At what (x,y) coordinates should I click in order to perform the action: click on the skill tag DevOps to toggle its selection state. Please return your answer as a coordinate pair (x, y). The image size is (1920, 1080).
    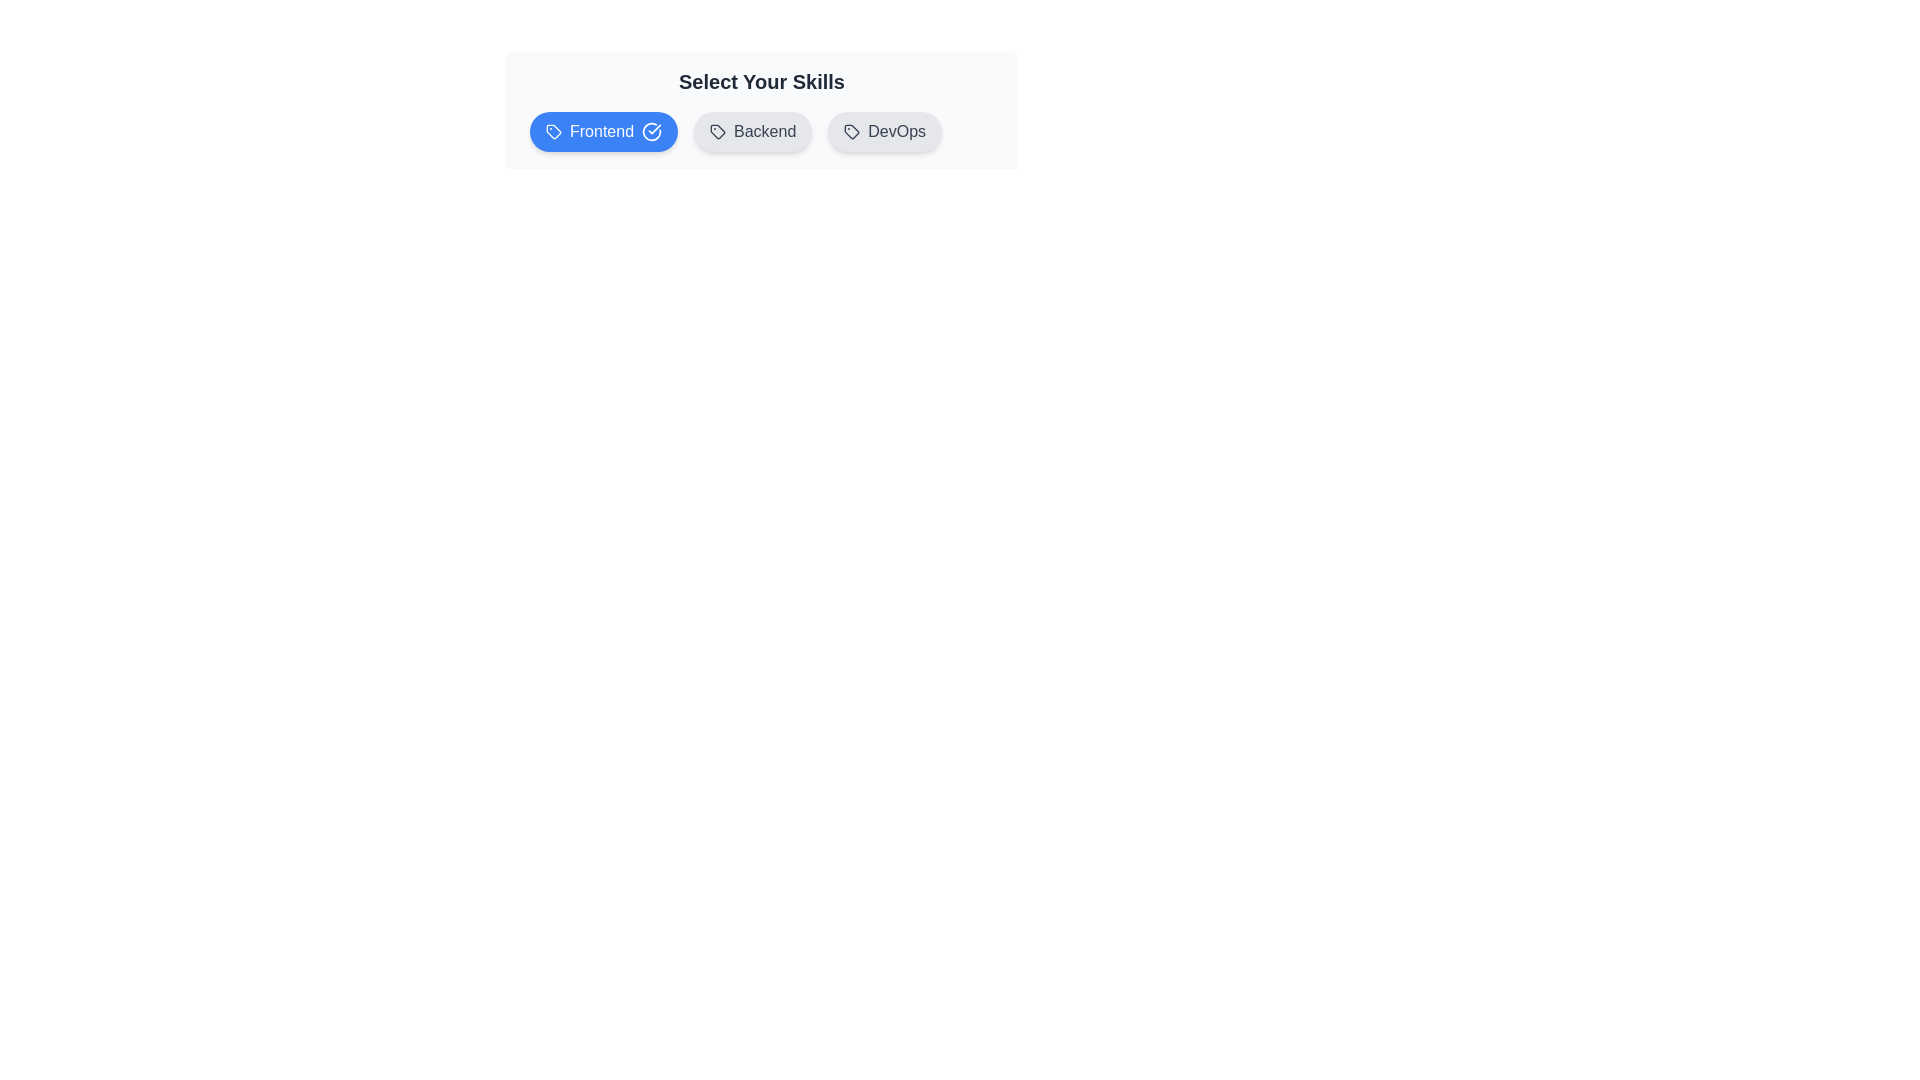
    Looking at the image, I should click on (883, 131).